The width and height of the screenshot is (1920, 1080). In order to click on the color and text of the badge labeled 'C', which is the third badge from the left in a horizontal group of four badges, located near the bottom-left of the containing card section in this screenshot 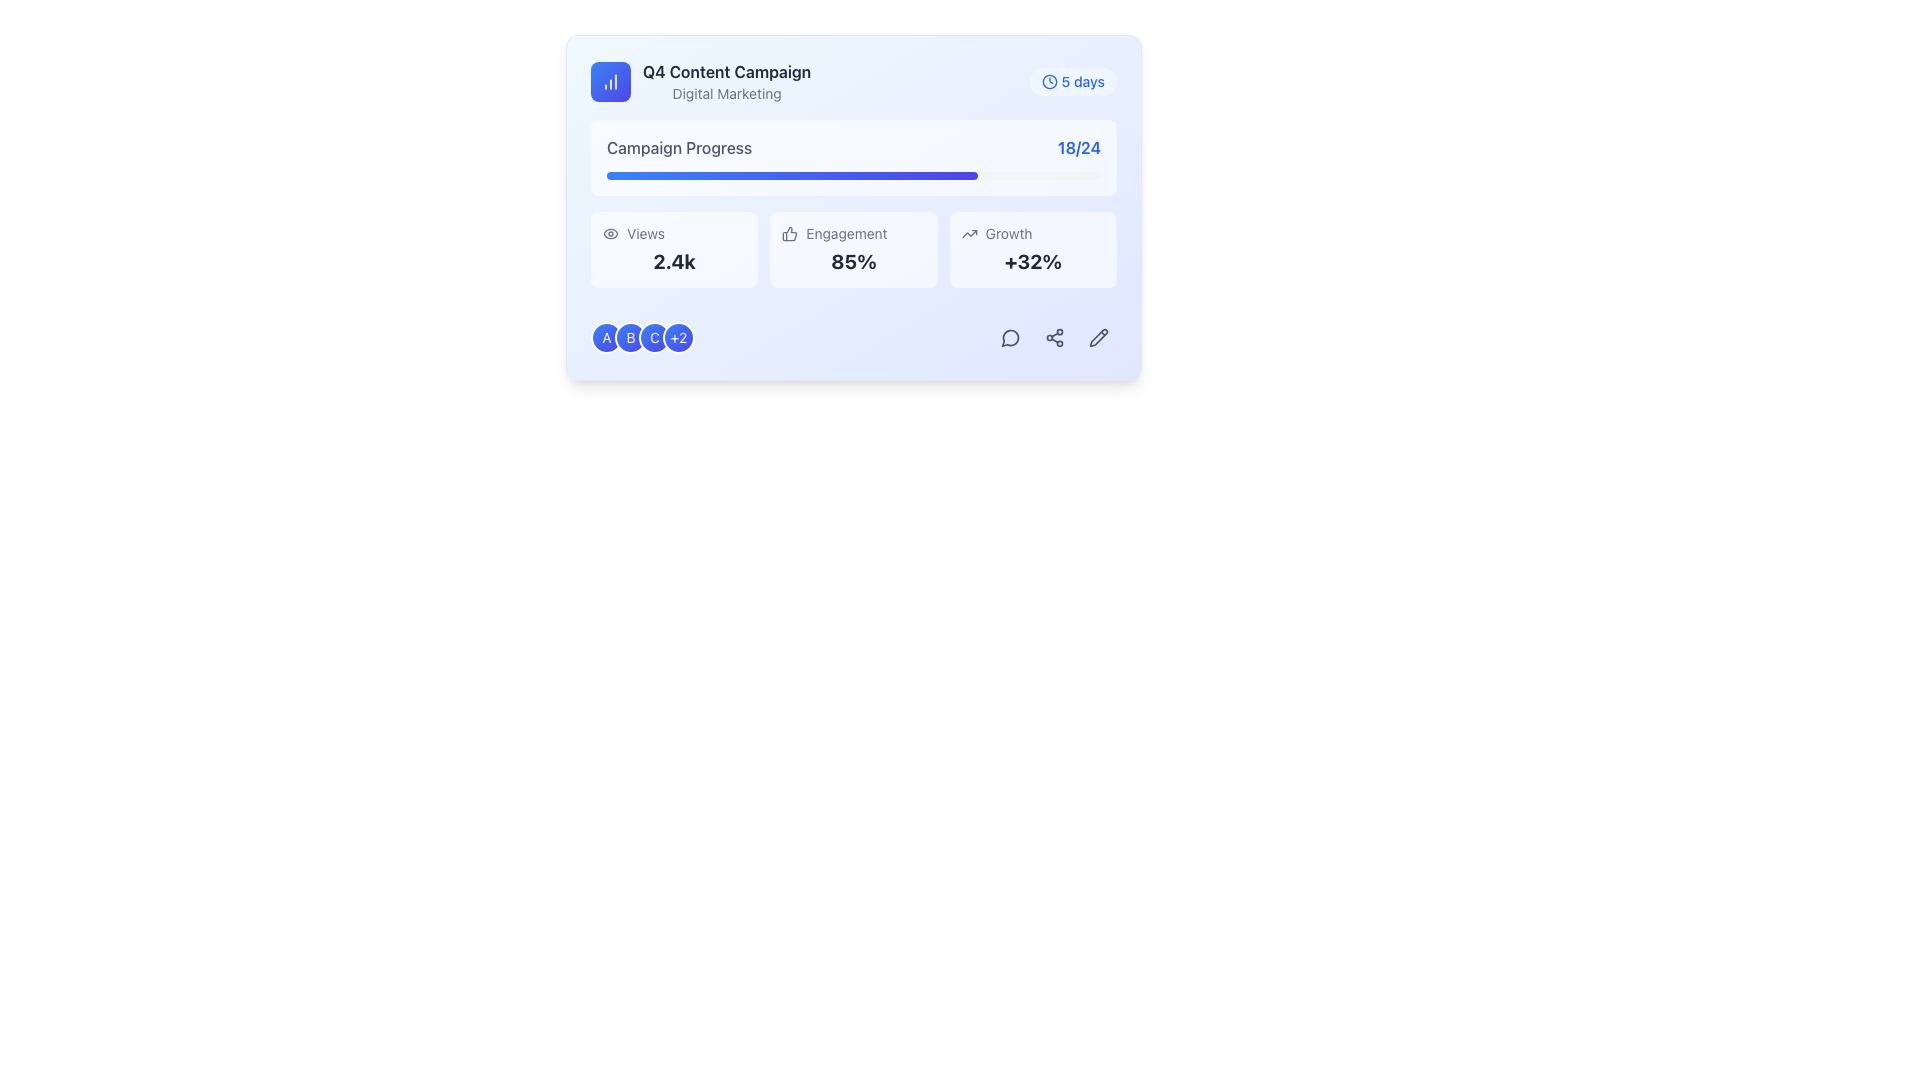, I will do `click(654, 337)`.